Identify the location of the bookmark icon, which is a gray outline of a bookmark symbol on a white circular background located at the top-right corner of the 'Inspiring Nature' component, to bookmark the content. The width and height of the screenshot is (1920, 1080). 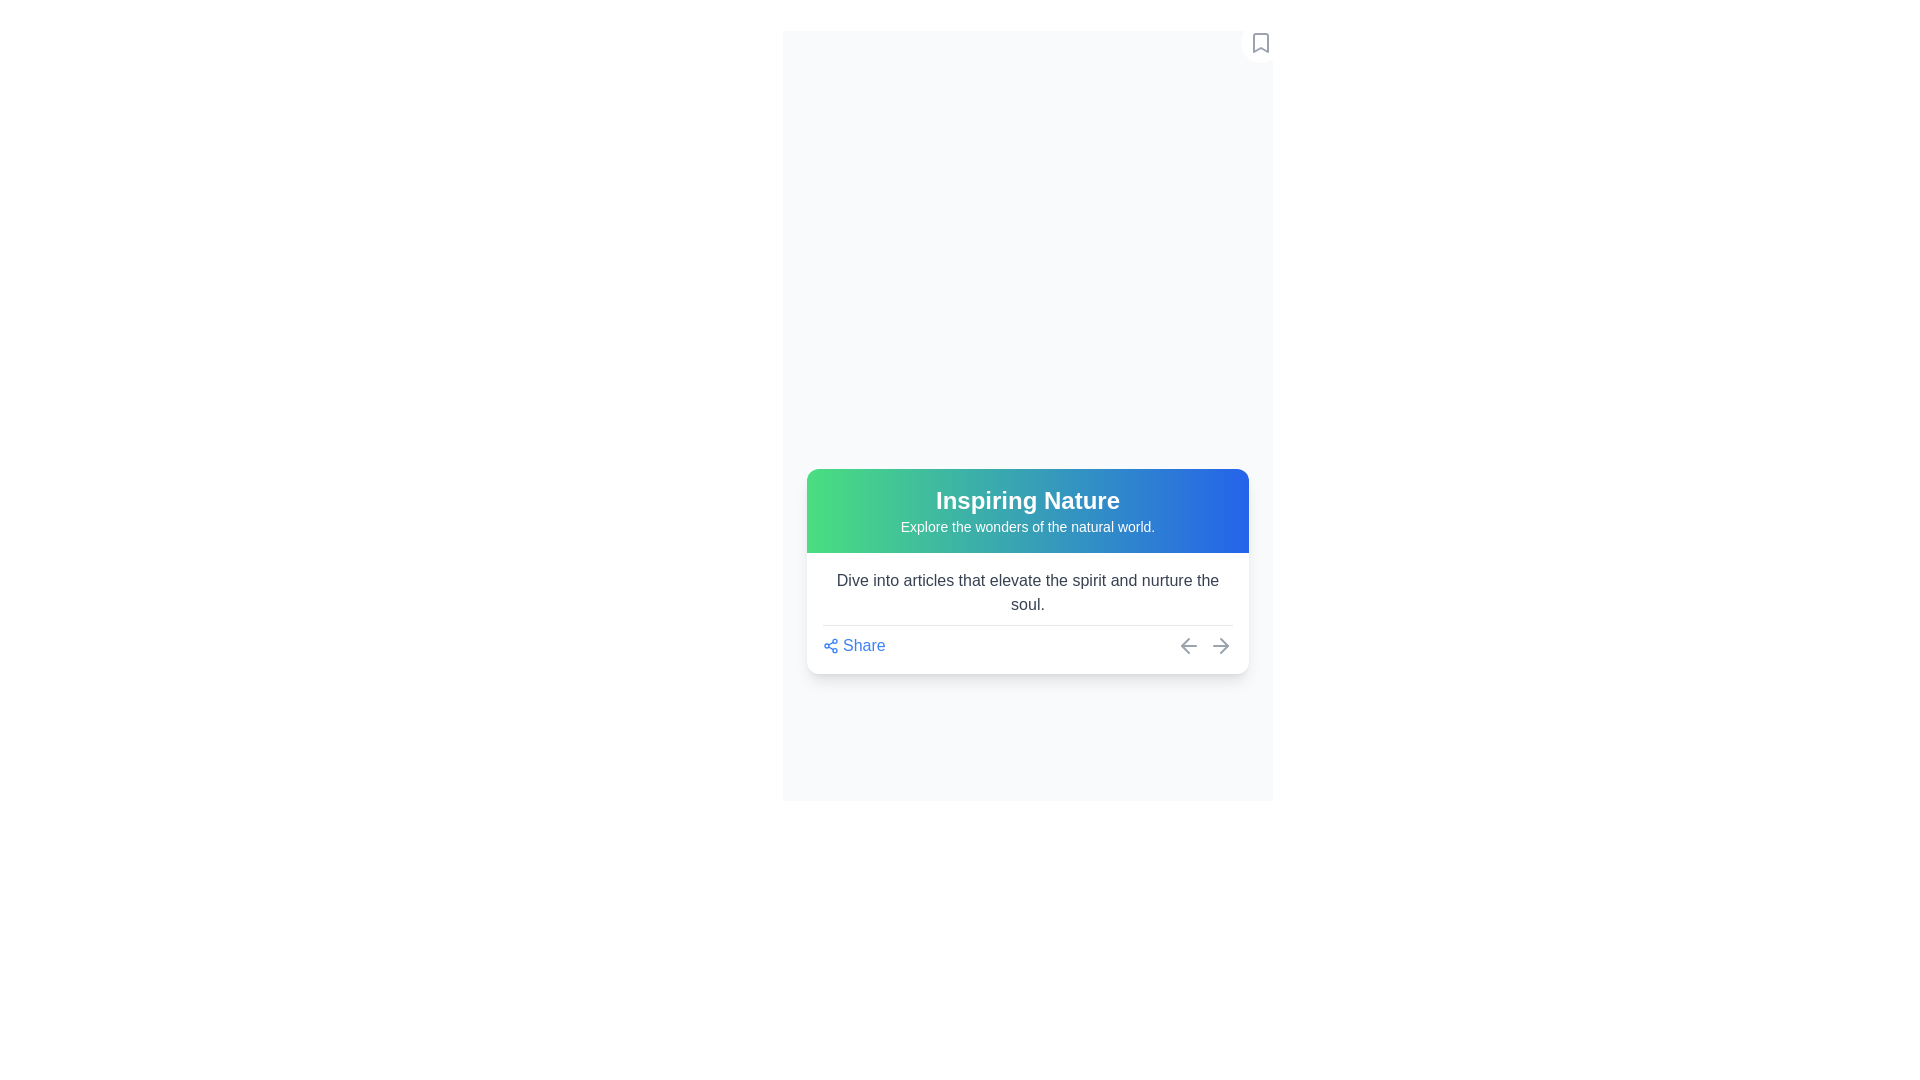
(1260, 42).